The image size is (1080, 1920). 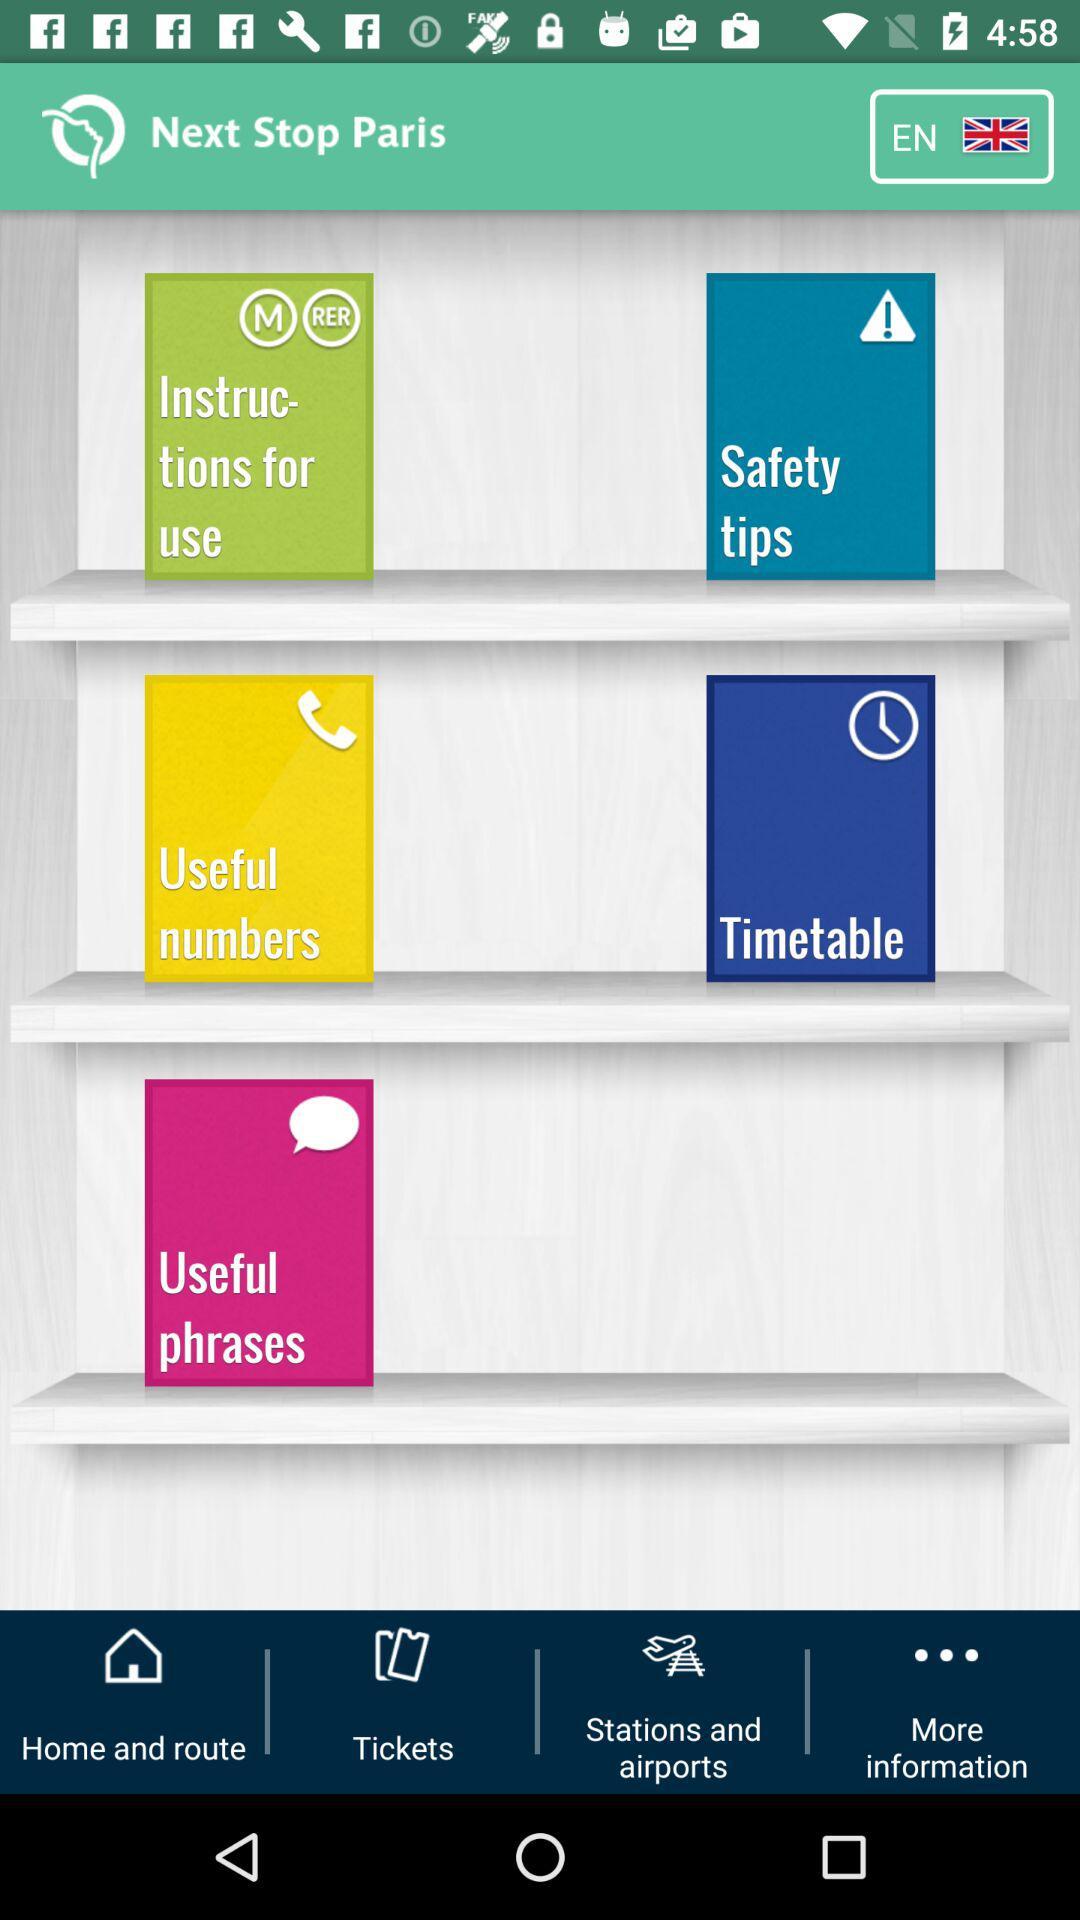 I want to click on the icon above stations and airports which is at bottom of the page, so click(x=673, y=1655).